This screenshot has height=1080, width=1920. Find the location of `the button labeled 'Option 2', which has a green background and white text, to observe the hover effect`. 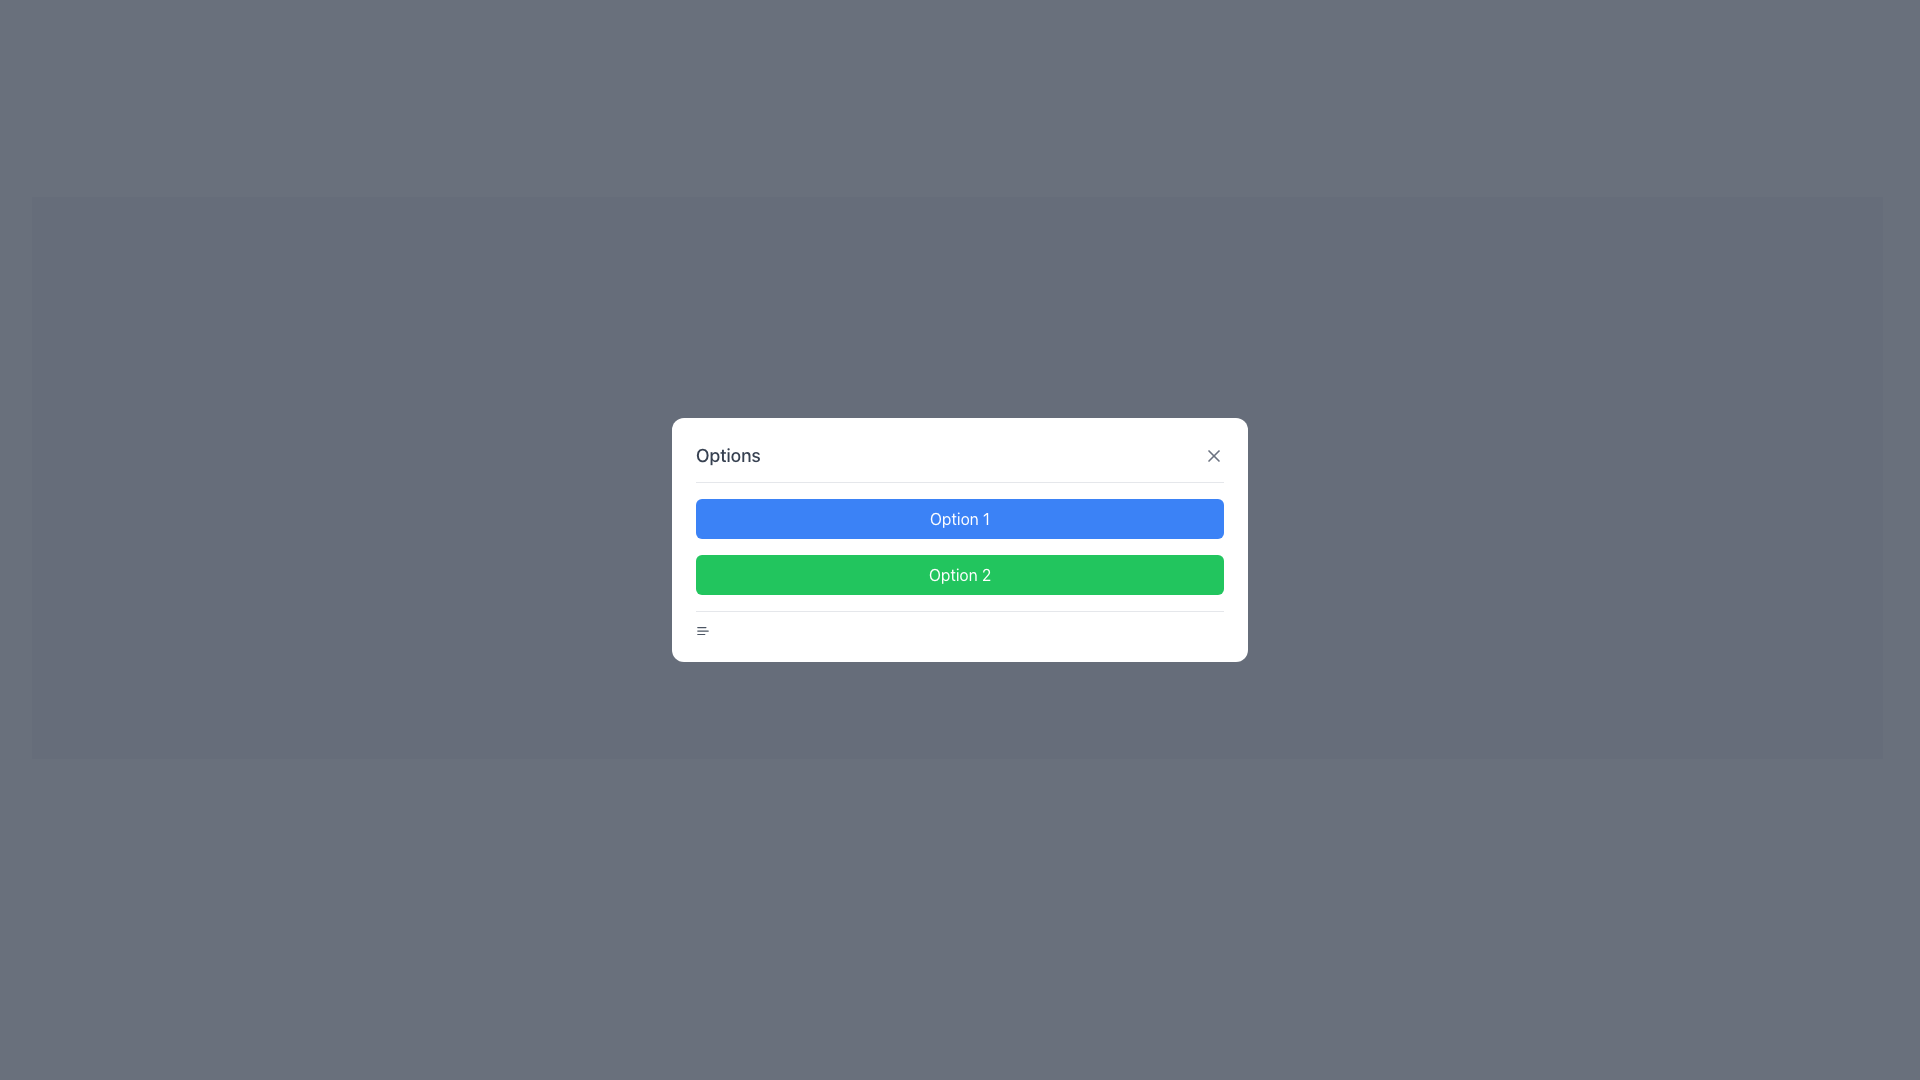

the button labeled 'Option 2', which has a green background and white text, to observe the hover effect is located at coordinates (960, 574).